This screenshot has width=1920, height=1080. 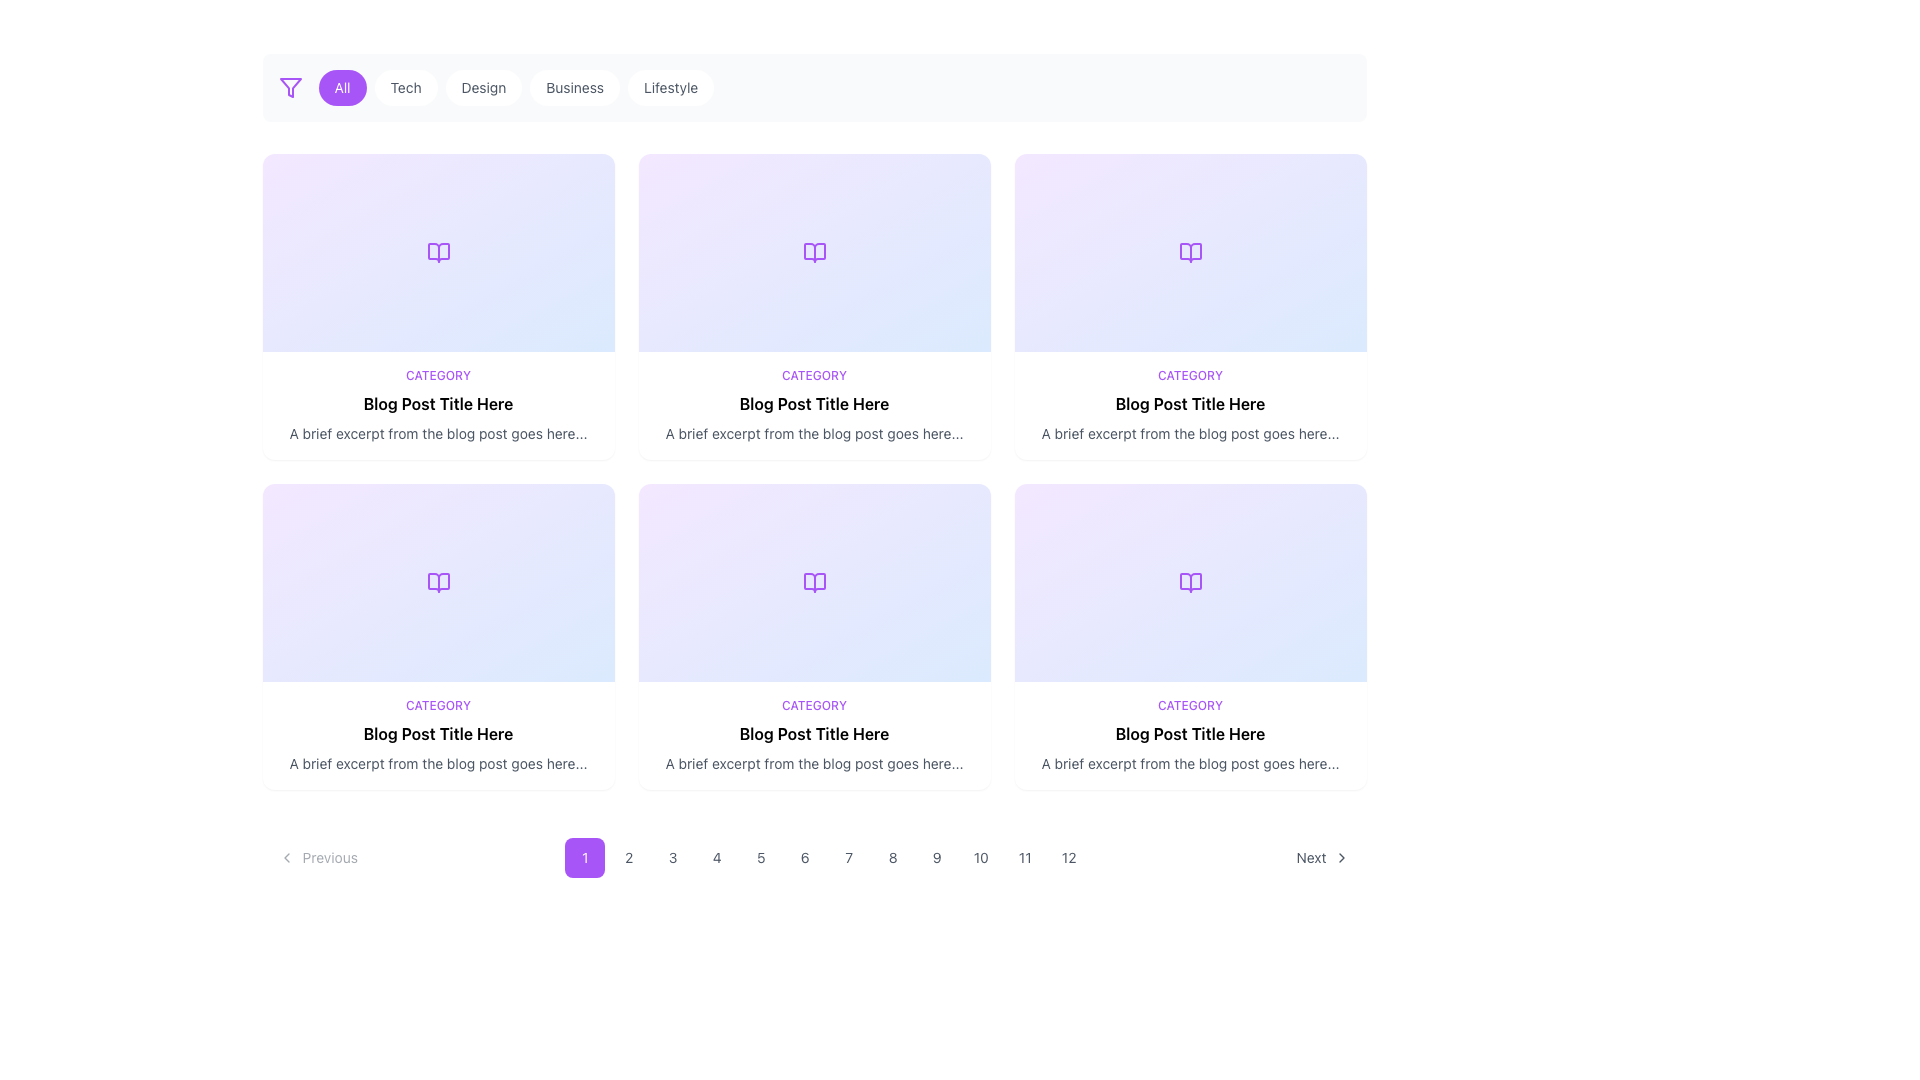 I want to click on the button labeled '9', which is a rounded square UI component located near the bottom center of the interface, so click(x=936, y=856).